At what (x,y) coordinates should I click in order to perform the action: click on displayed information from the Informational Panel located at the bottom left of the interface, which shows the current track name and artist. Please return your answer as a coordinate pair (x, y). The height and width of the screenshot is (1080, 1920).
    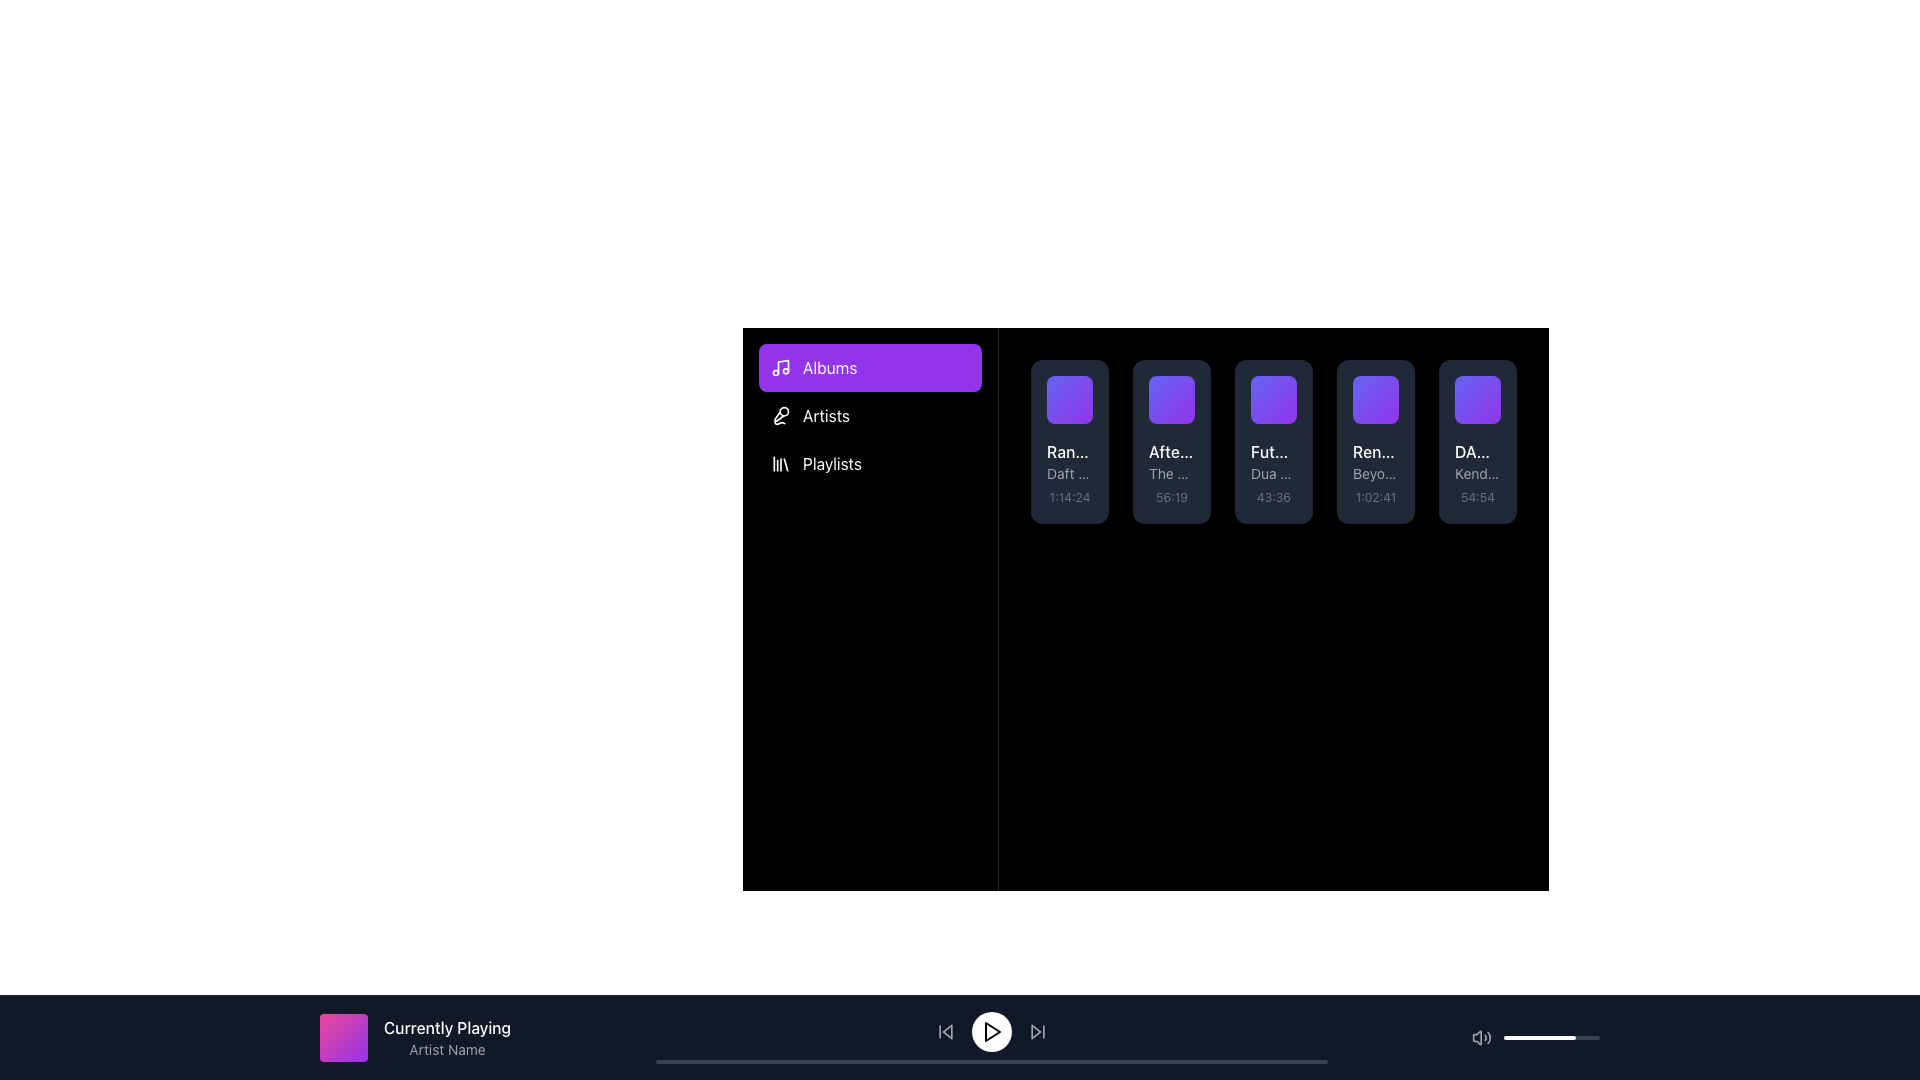
    Looking at the image, I should click on (414, 1036).